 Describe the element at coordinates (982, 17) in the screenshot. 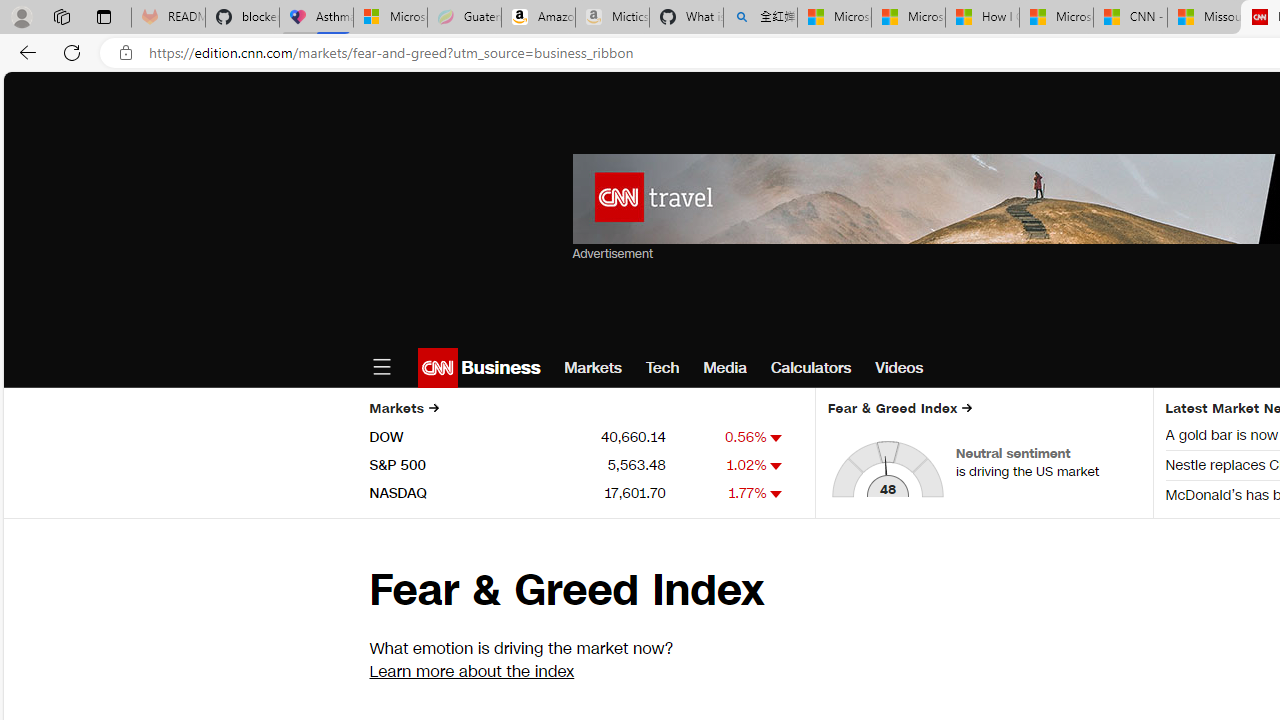

I see `'How I Got Rid of Microsoft Edge'` at that location.